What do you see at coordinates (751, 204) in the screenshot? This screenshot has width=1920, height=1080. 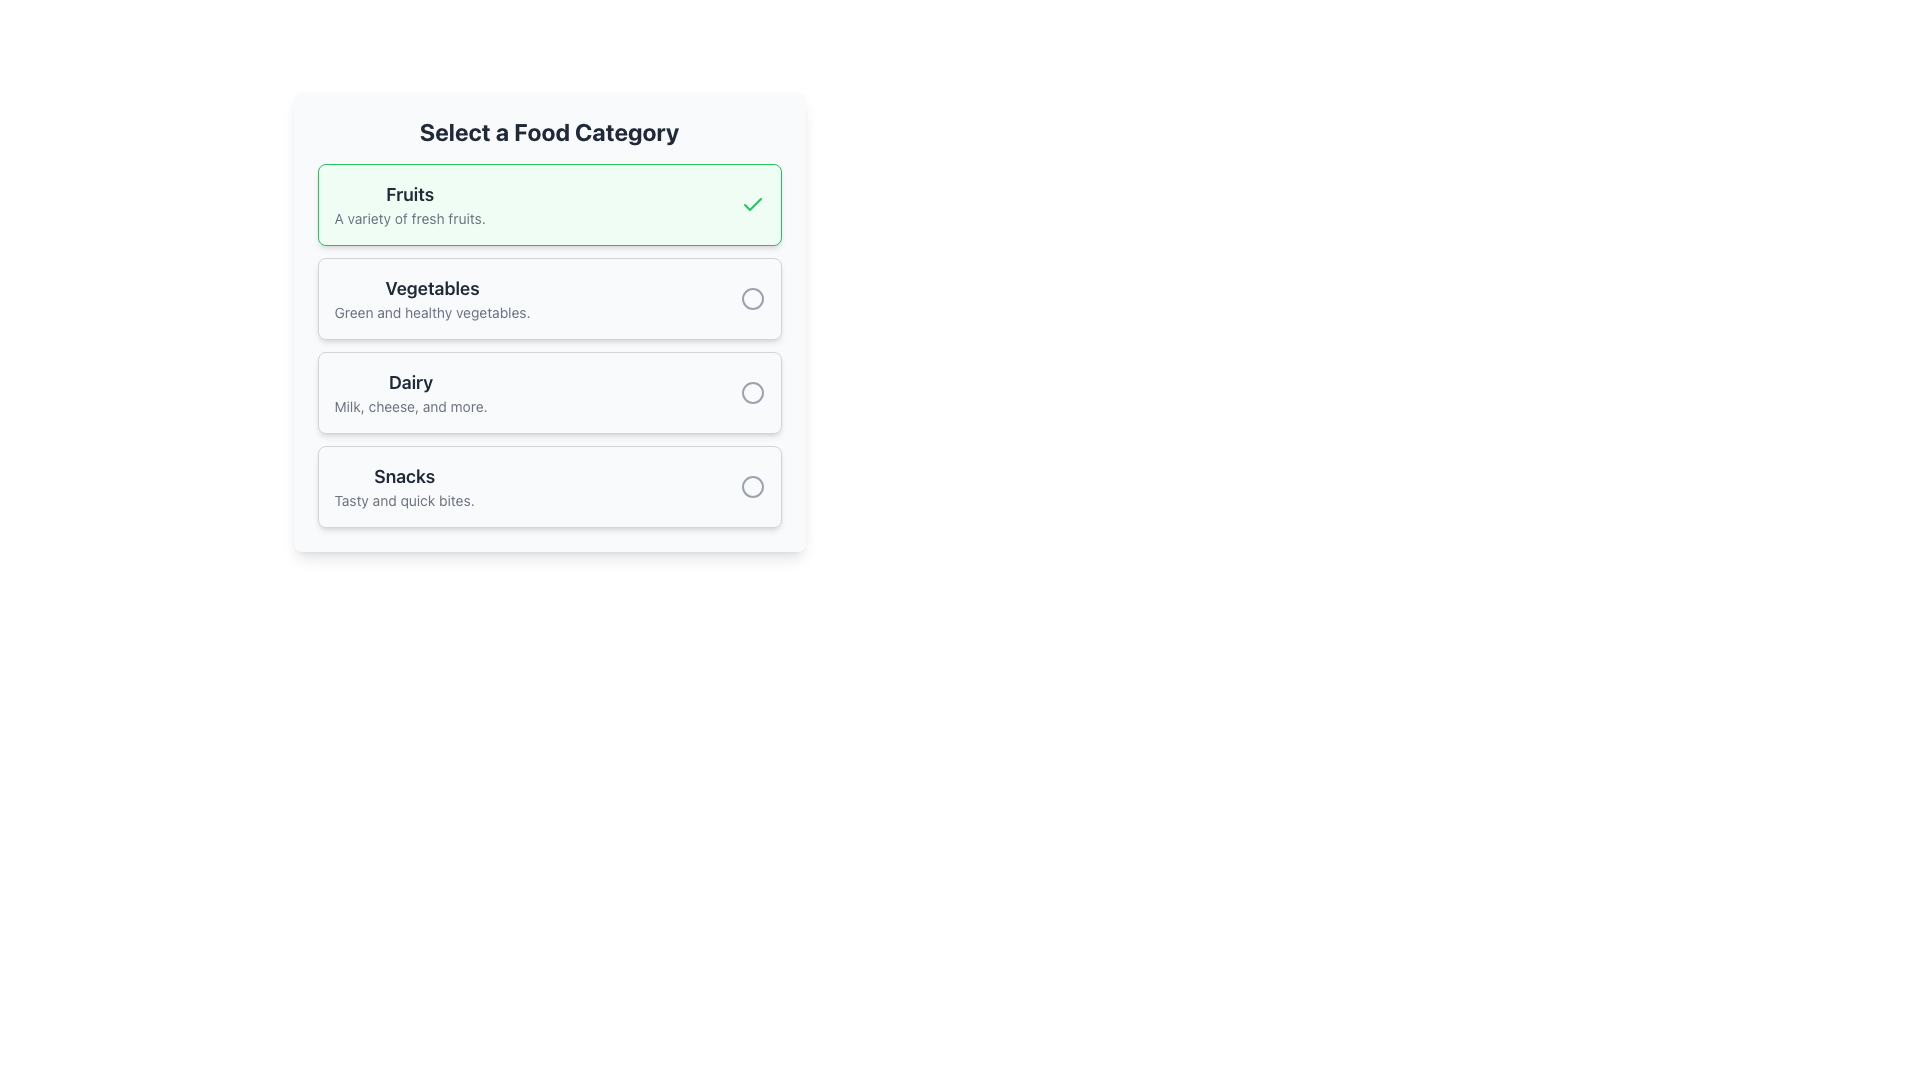 I see `the green checkmark icon located in the upper-right corner of the 'Fruits' selection card` at bounding box center [751, 204].